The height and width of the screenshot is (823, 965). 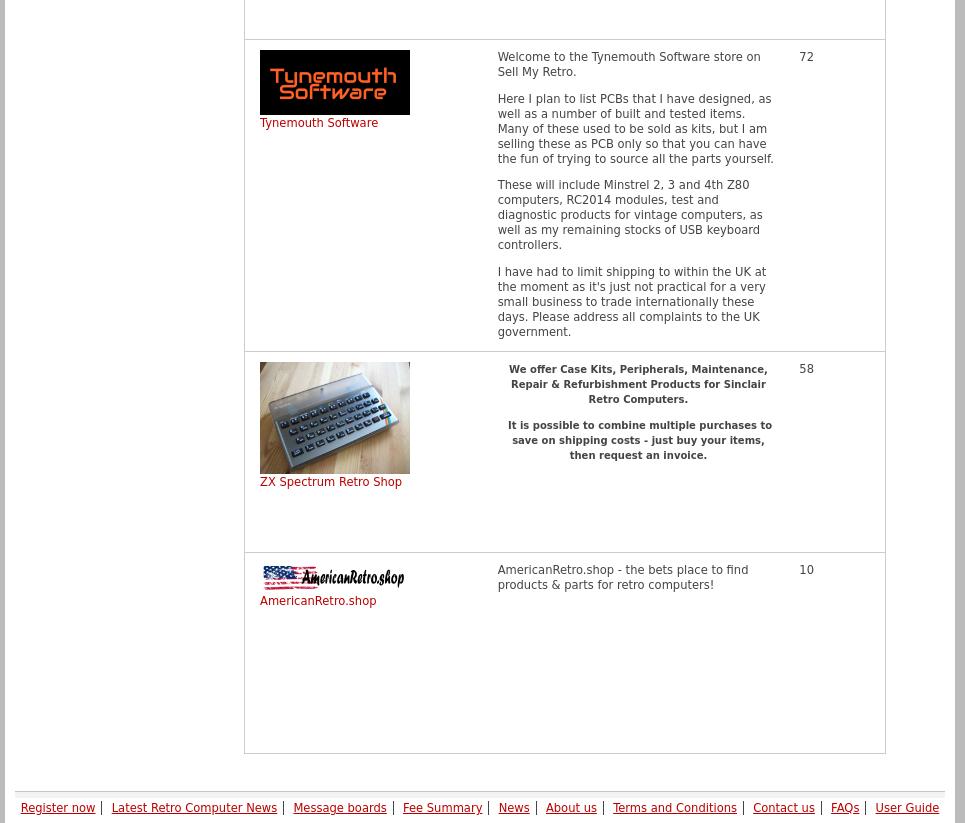 What do you see at coordinates (805, 57) in the screenshot?
I see `'72'` at bounding box center [805, 57].